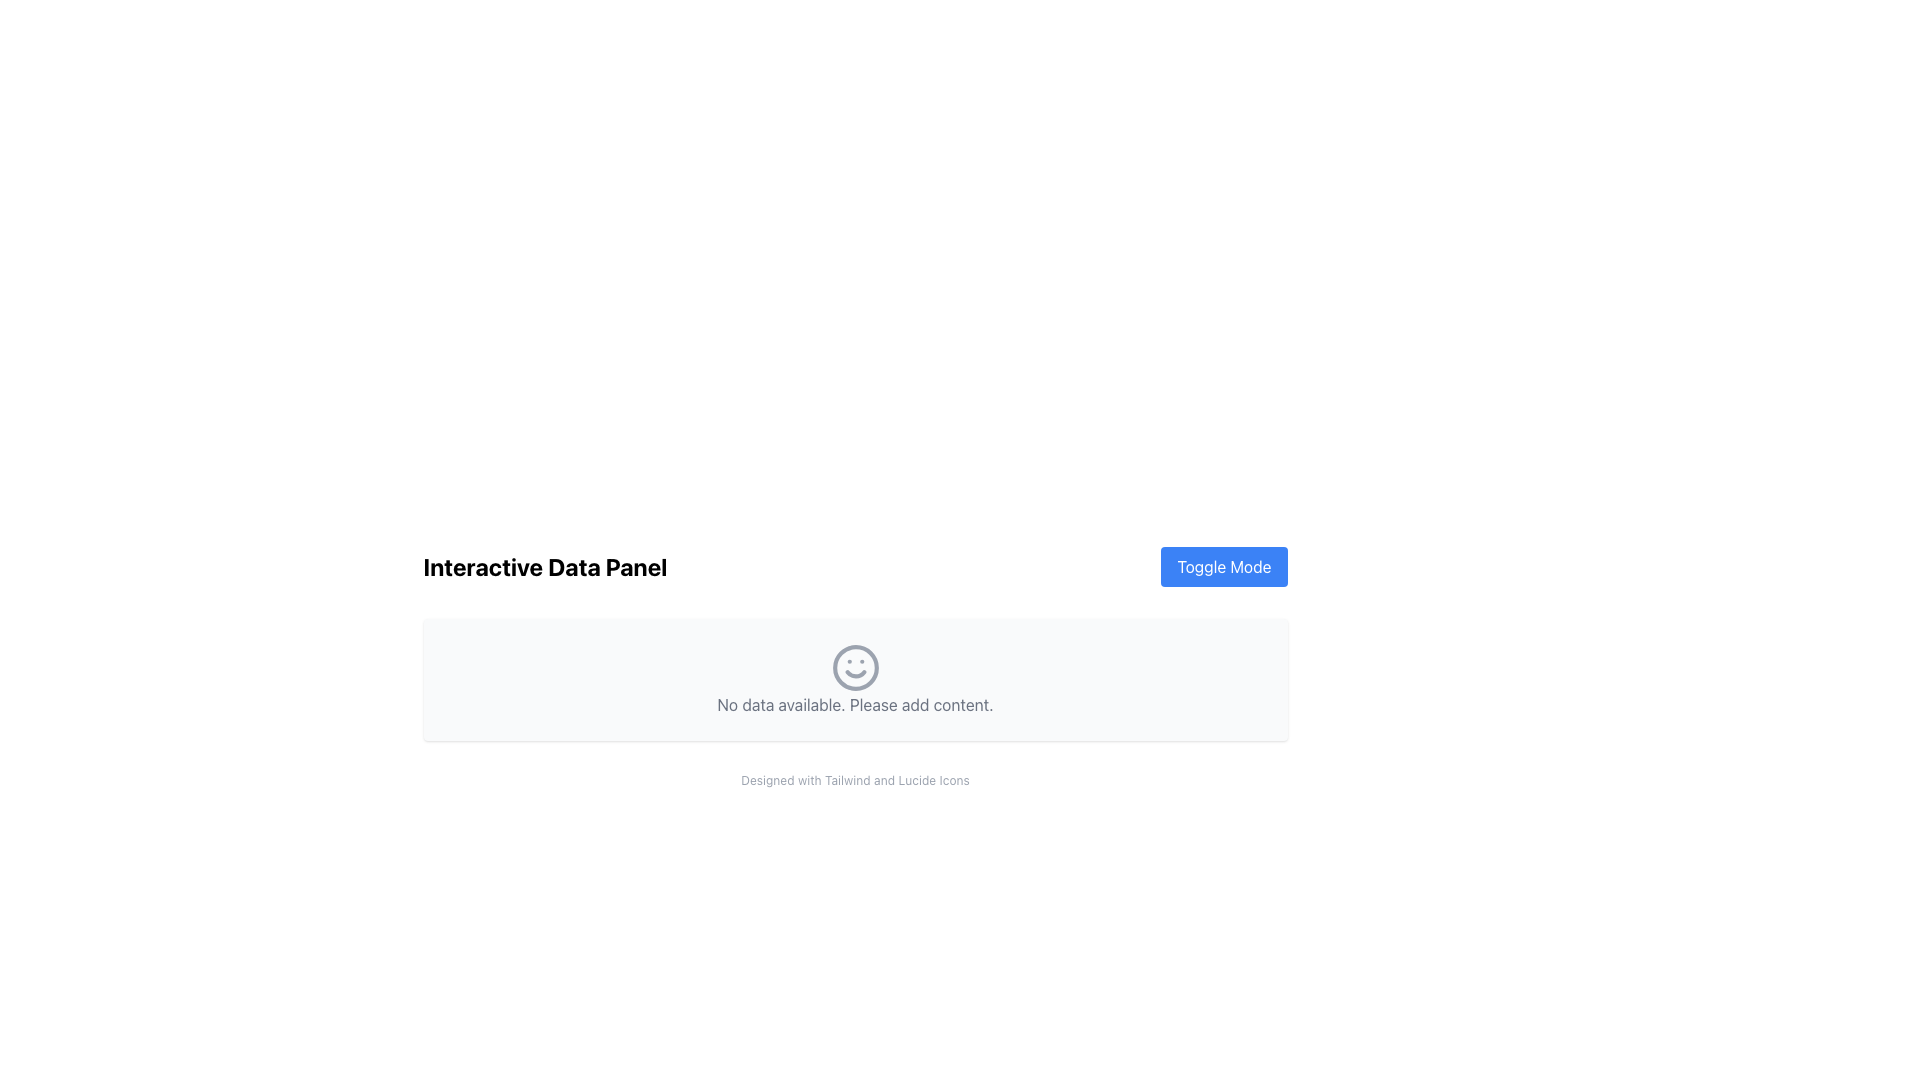 The image size is (1920, 1080). What do you see at coordinates (855, 667) in the screenshot?
I see `the decorative icon that visually complements the 'No data available' message, positioned centrally above the text` at bounding box center [855, 667].